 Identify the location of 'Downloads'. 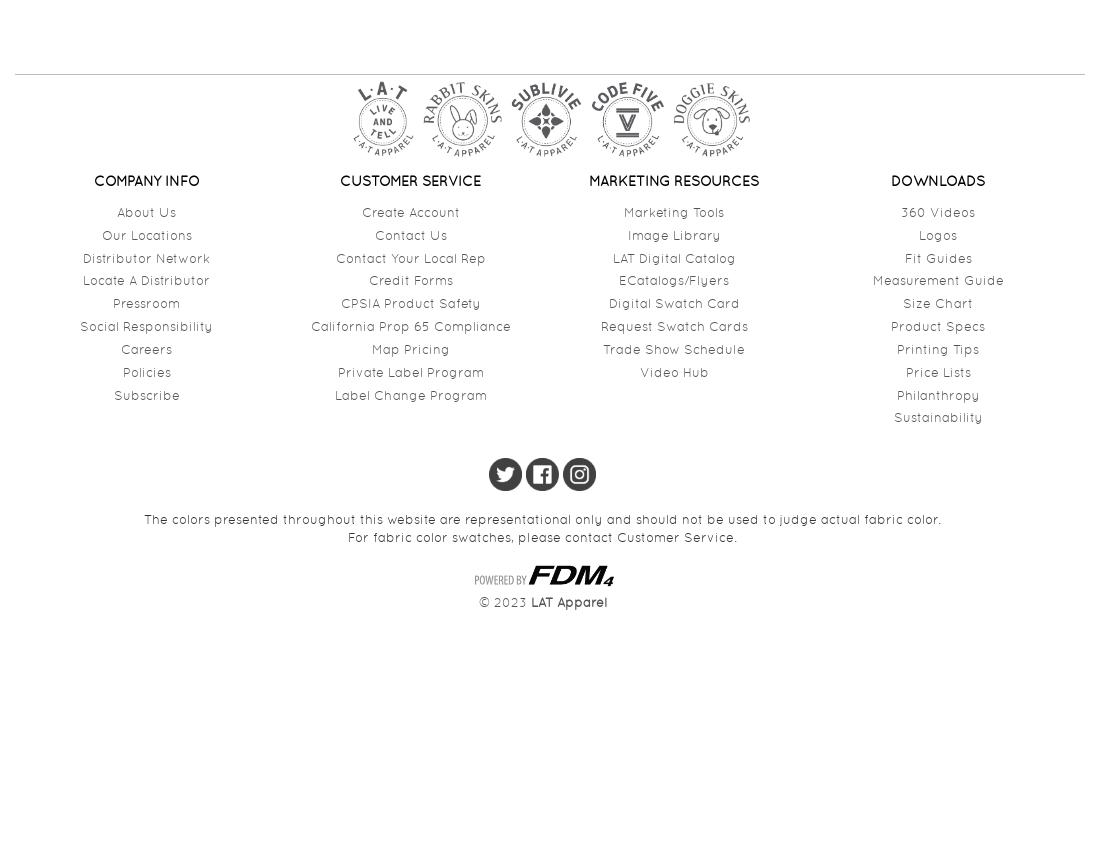
(937, 179).